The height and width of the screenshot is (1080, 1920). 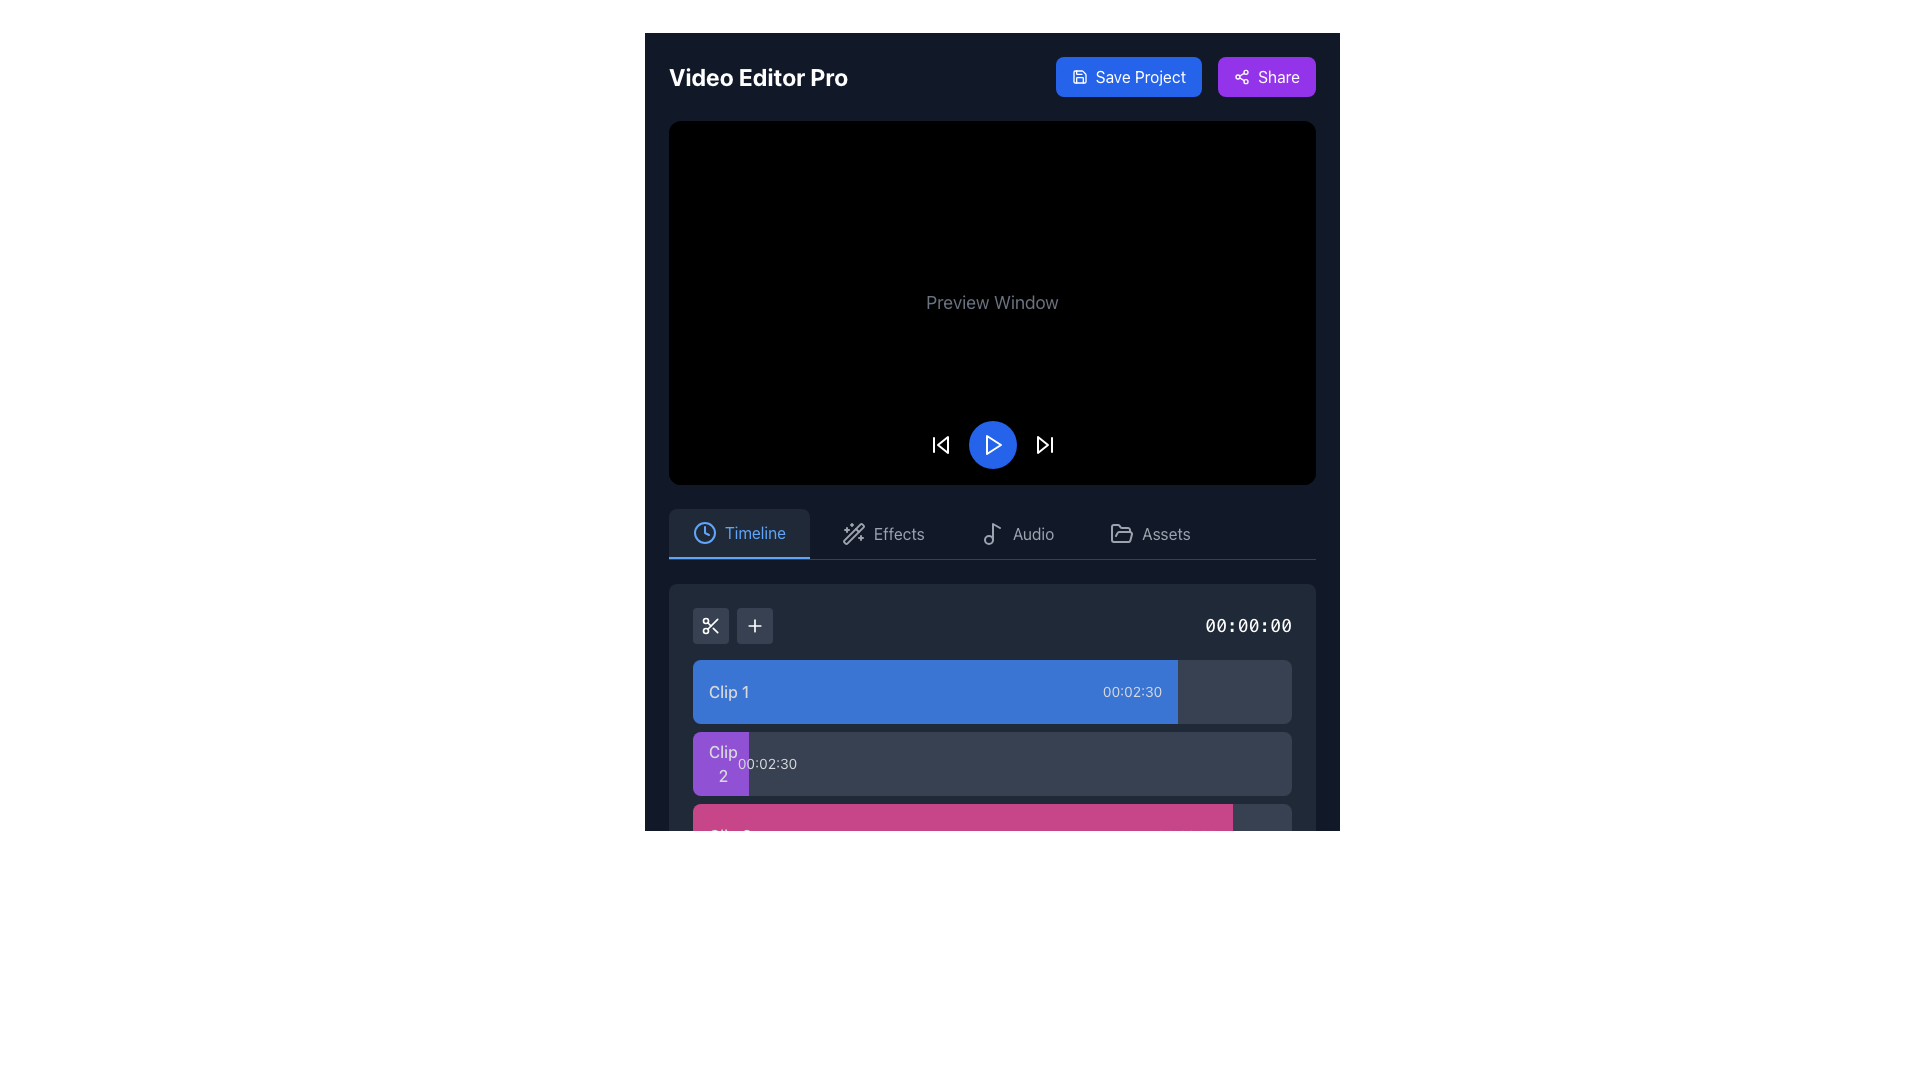 What do you see at coordinates (1150, 532) in the screenshot?
I see `the 'Assets' button in the horizontal navigation bar` at bounding box center [1150, 532].